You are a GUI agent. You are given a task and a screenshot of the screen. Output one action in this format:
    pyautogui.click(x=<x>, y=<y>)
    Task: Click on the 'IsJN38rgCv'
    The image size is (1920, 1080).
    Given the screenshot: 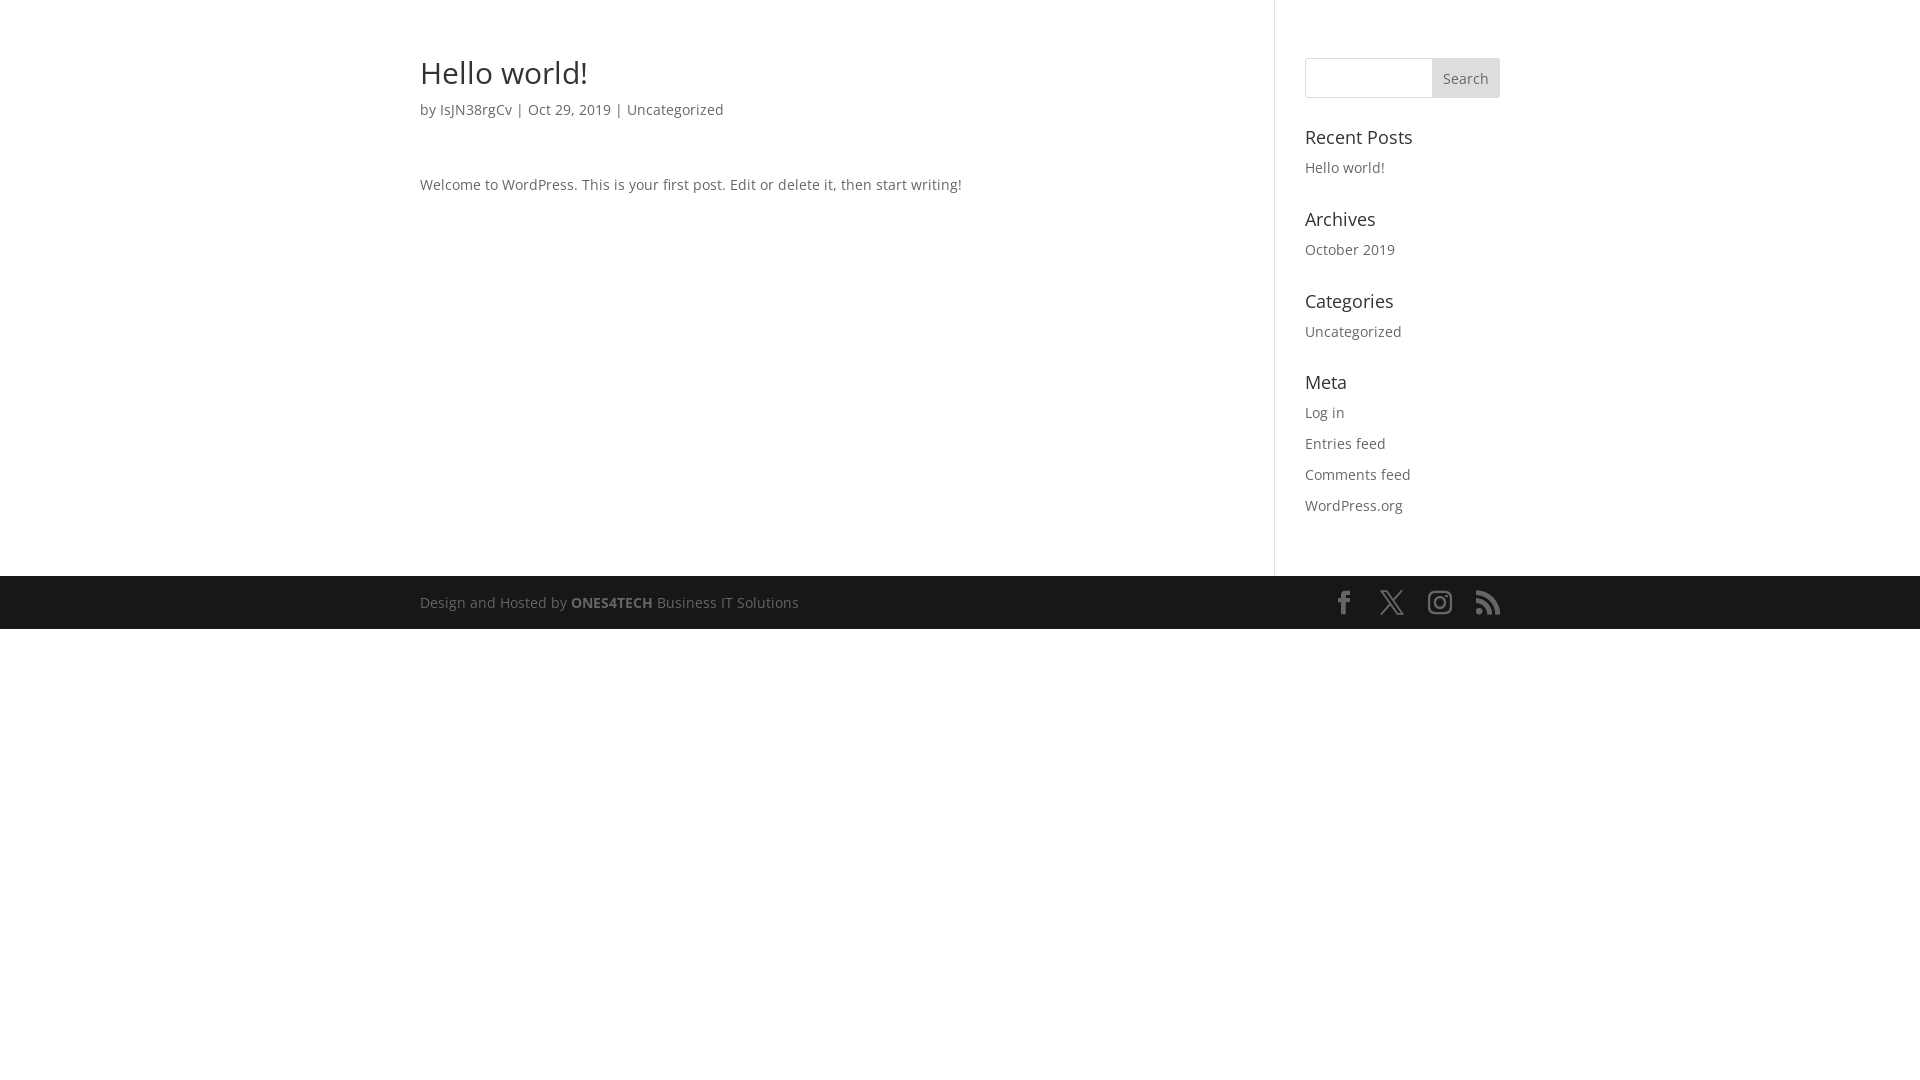 What is the action you would take?
    pyautogui.click(x=474, y=109)
    